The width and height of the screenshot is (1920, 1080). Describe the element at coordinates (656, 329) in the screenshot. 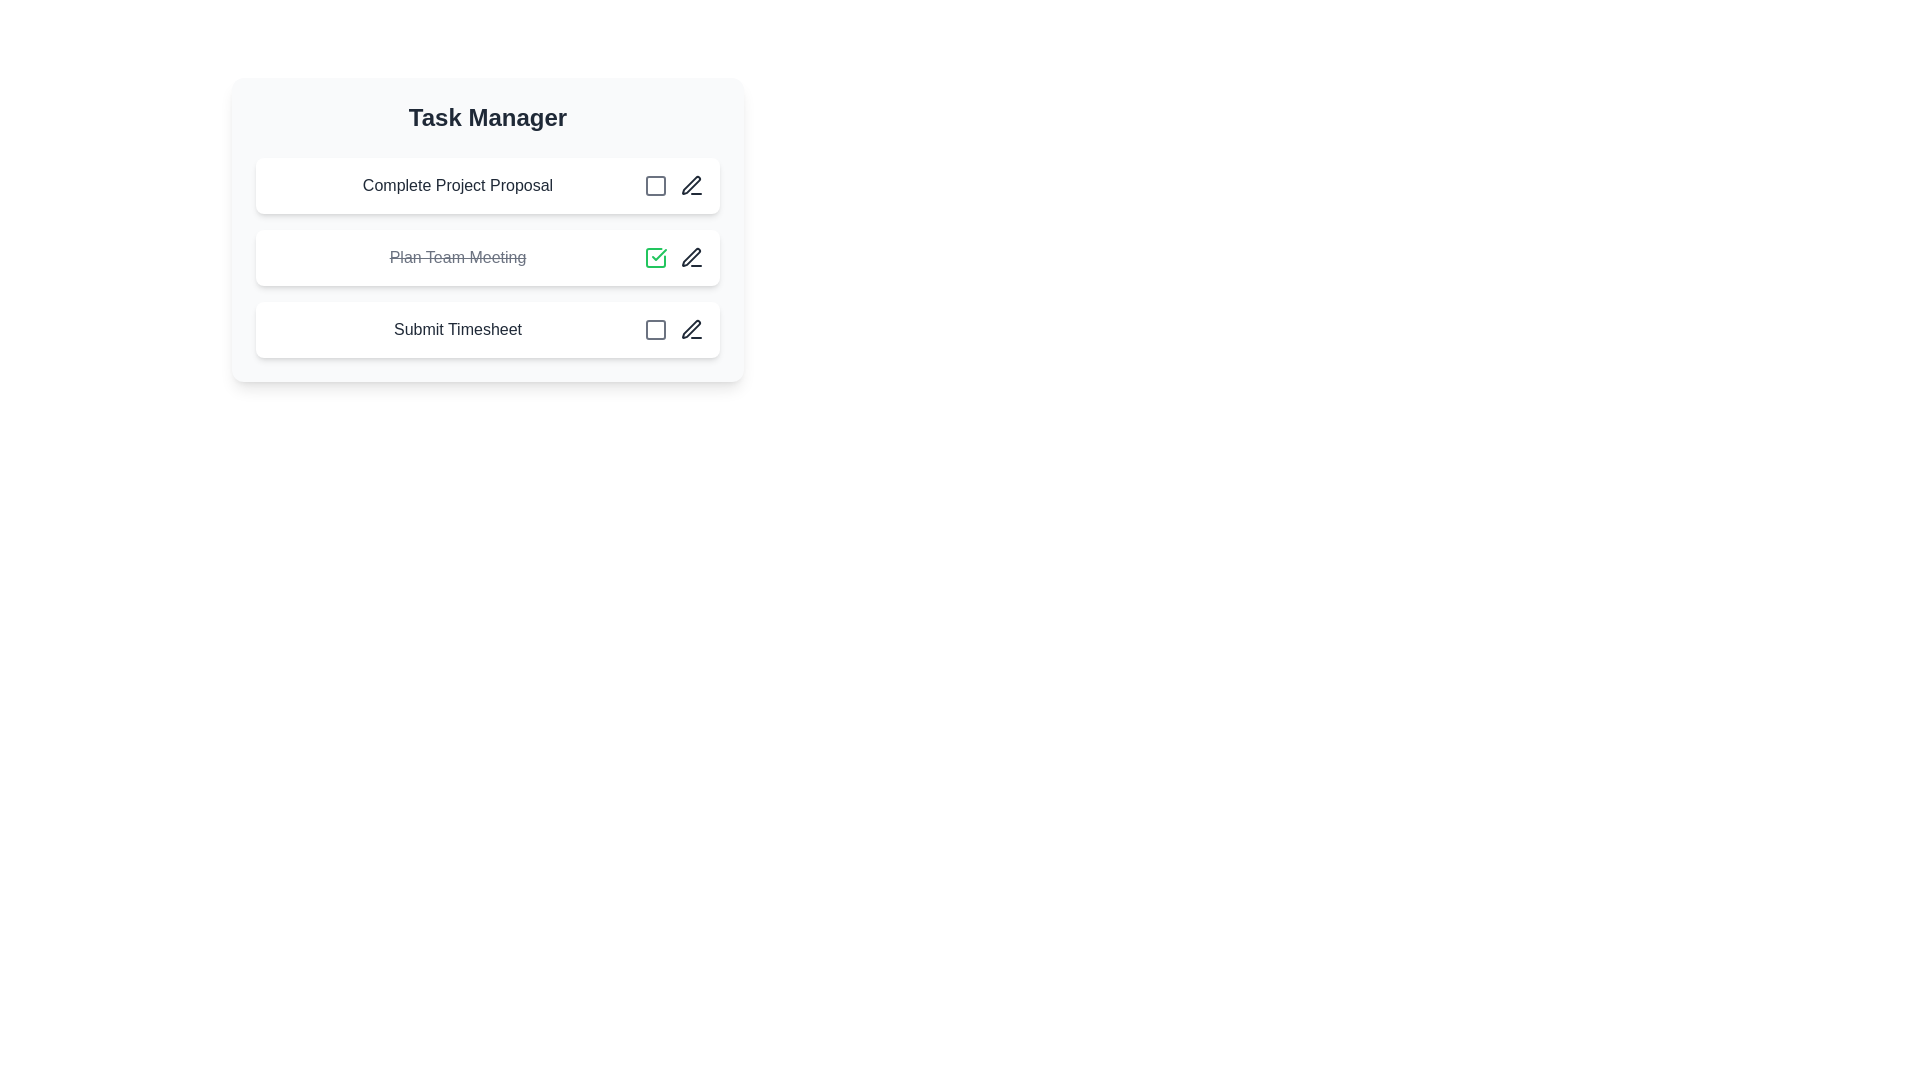

I see `the checkbox-like toggle element next to the 'Submit Timesheet' task in the third row` at that location.